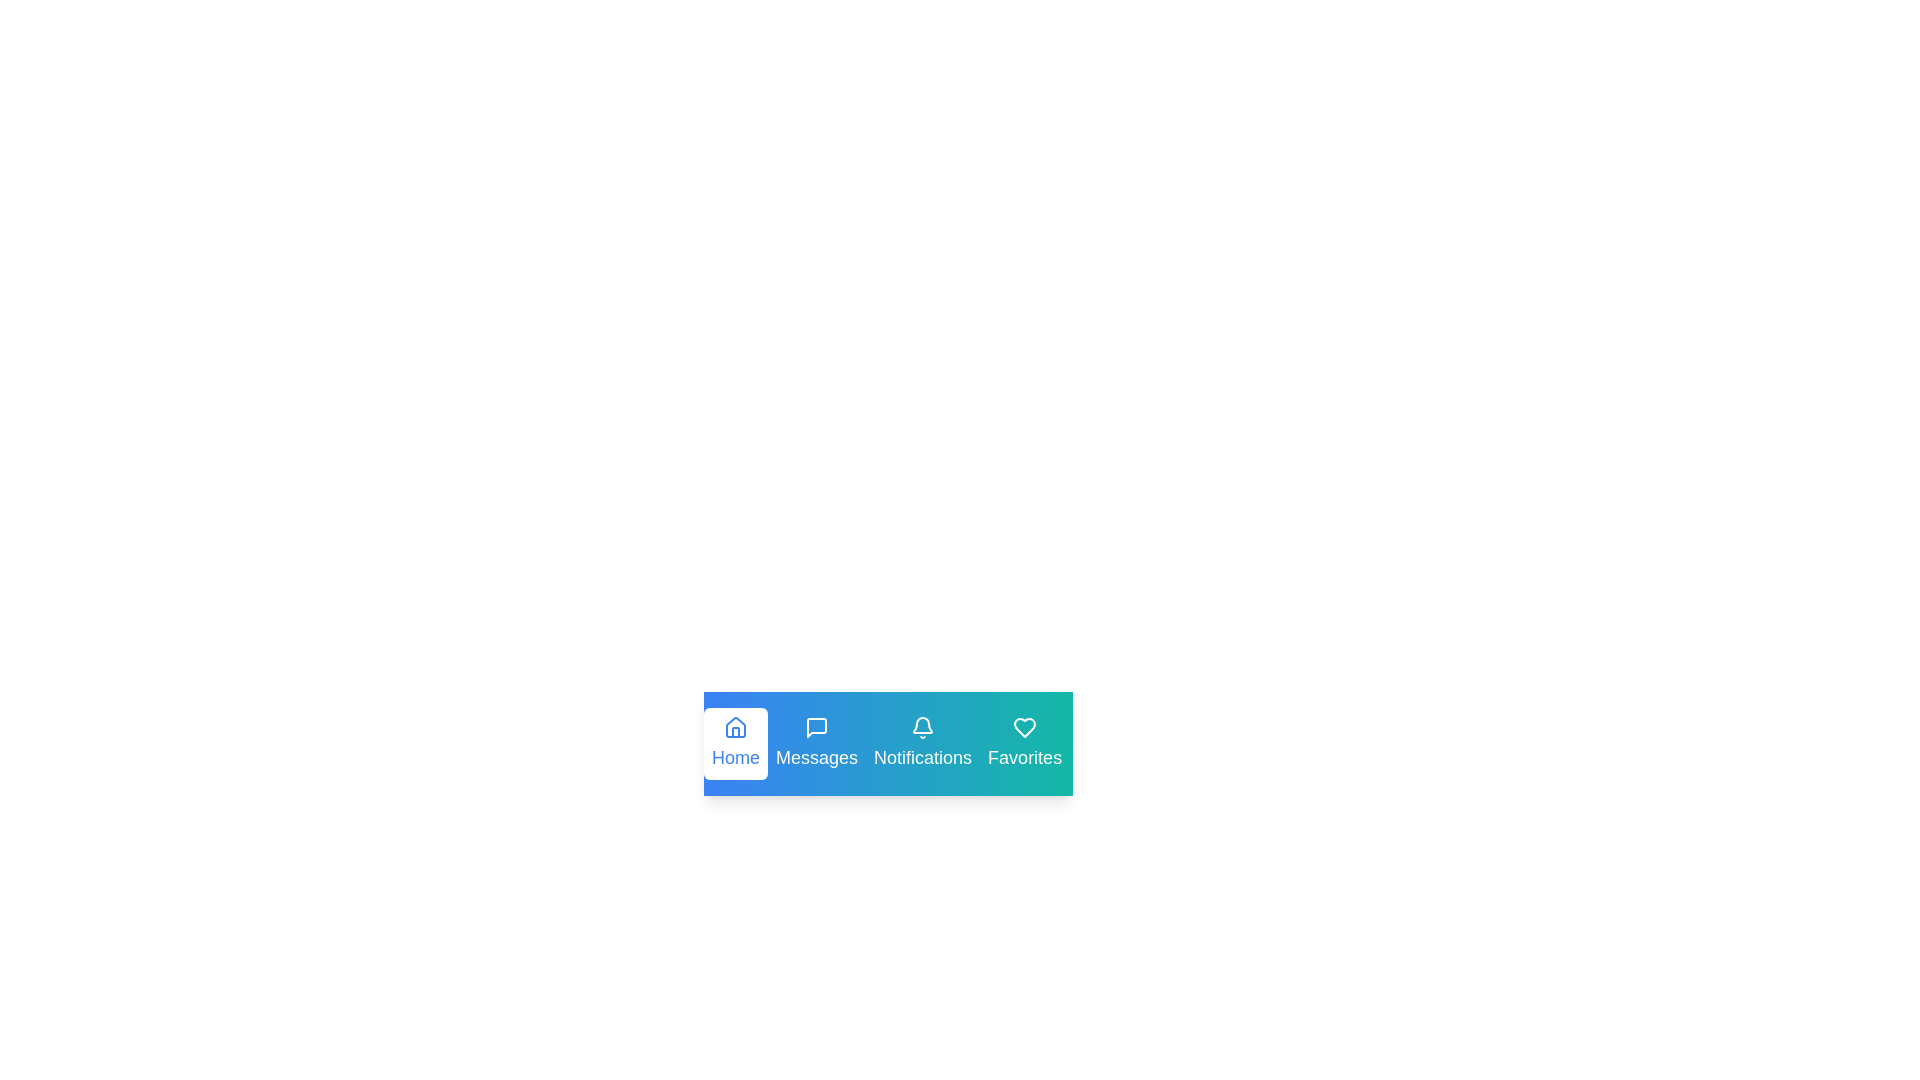  I want to click on the tab labeled Favorites to preview its interaction, so click(1025, 744).